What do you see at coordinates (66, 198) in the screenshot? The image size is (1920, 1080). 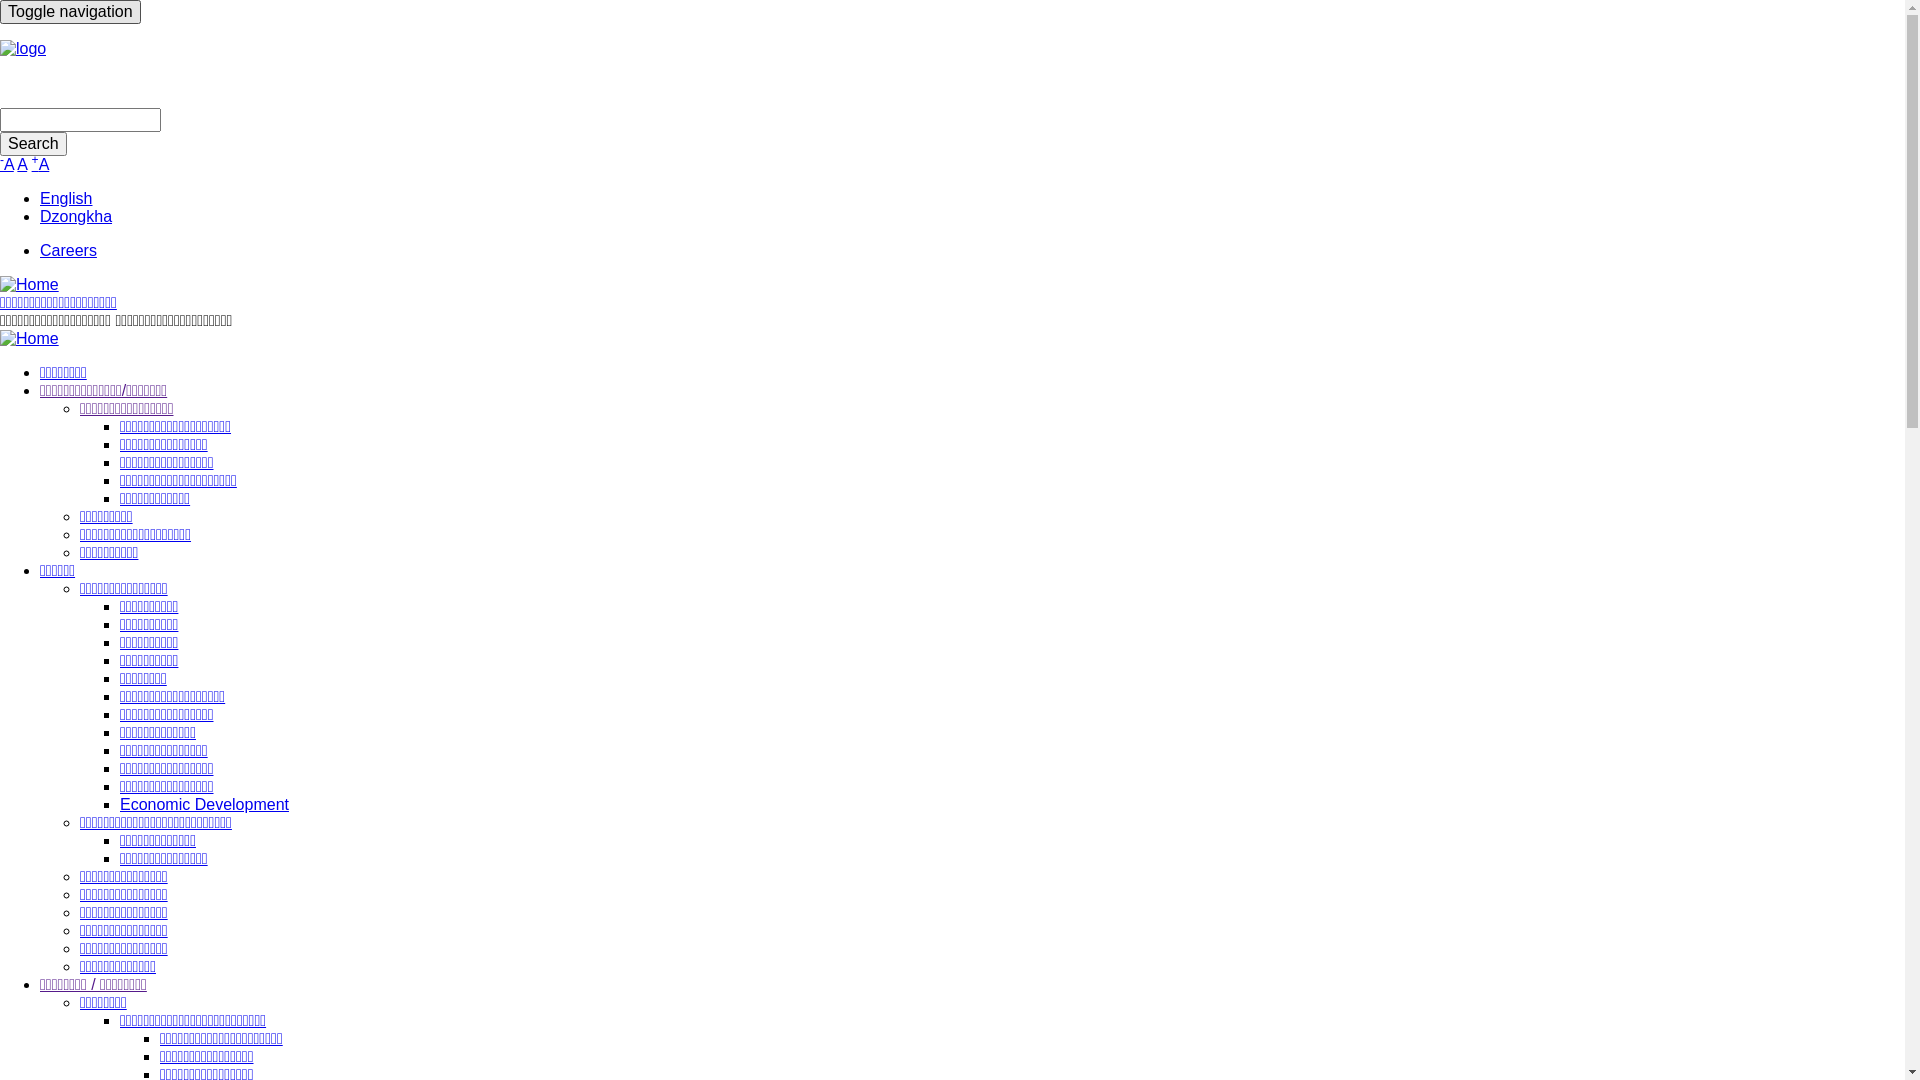 I see `'English'` at bounding box center [66, 198].